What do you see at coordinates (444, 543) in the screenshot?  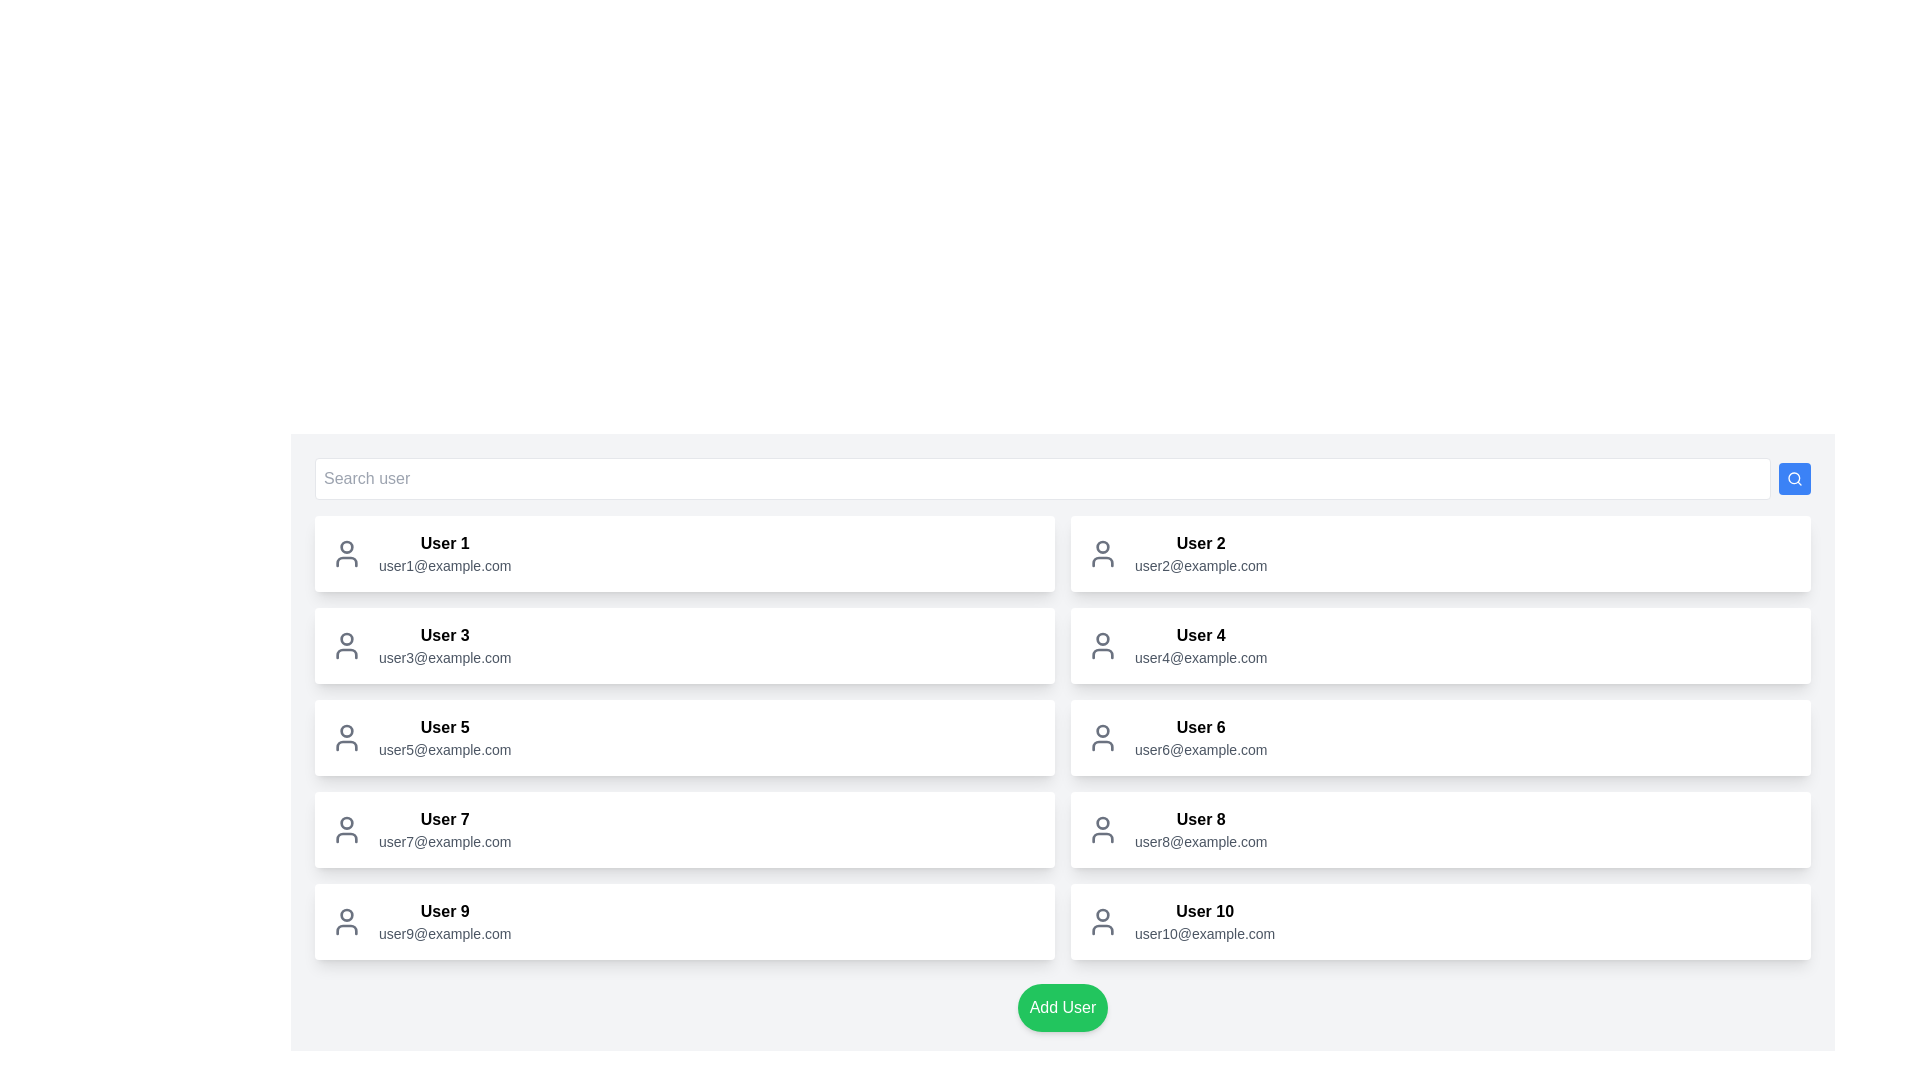 I see `the 'User 1' text label, which is displayed in bold font at the top-left section of a user card, positioned above the email address 'user1@example.com'` at bounding box center [444, 543].